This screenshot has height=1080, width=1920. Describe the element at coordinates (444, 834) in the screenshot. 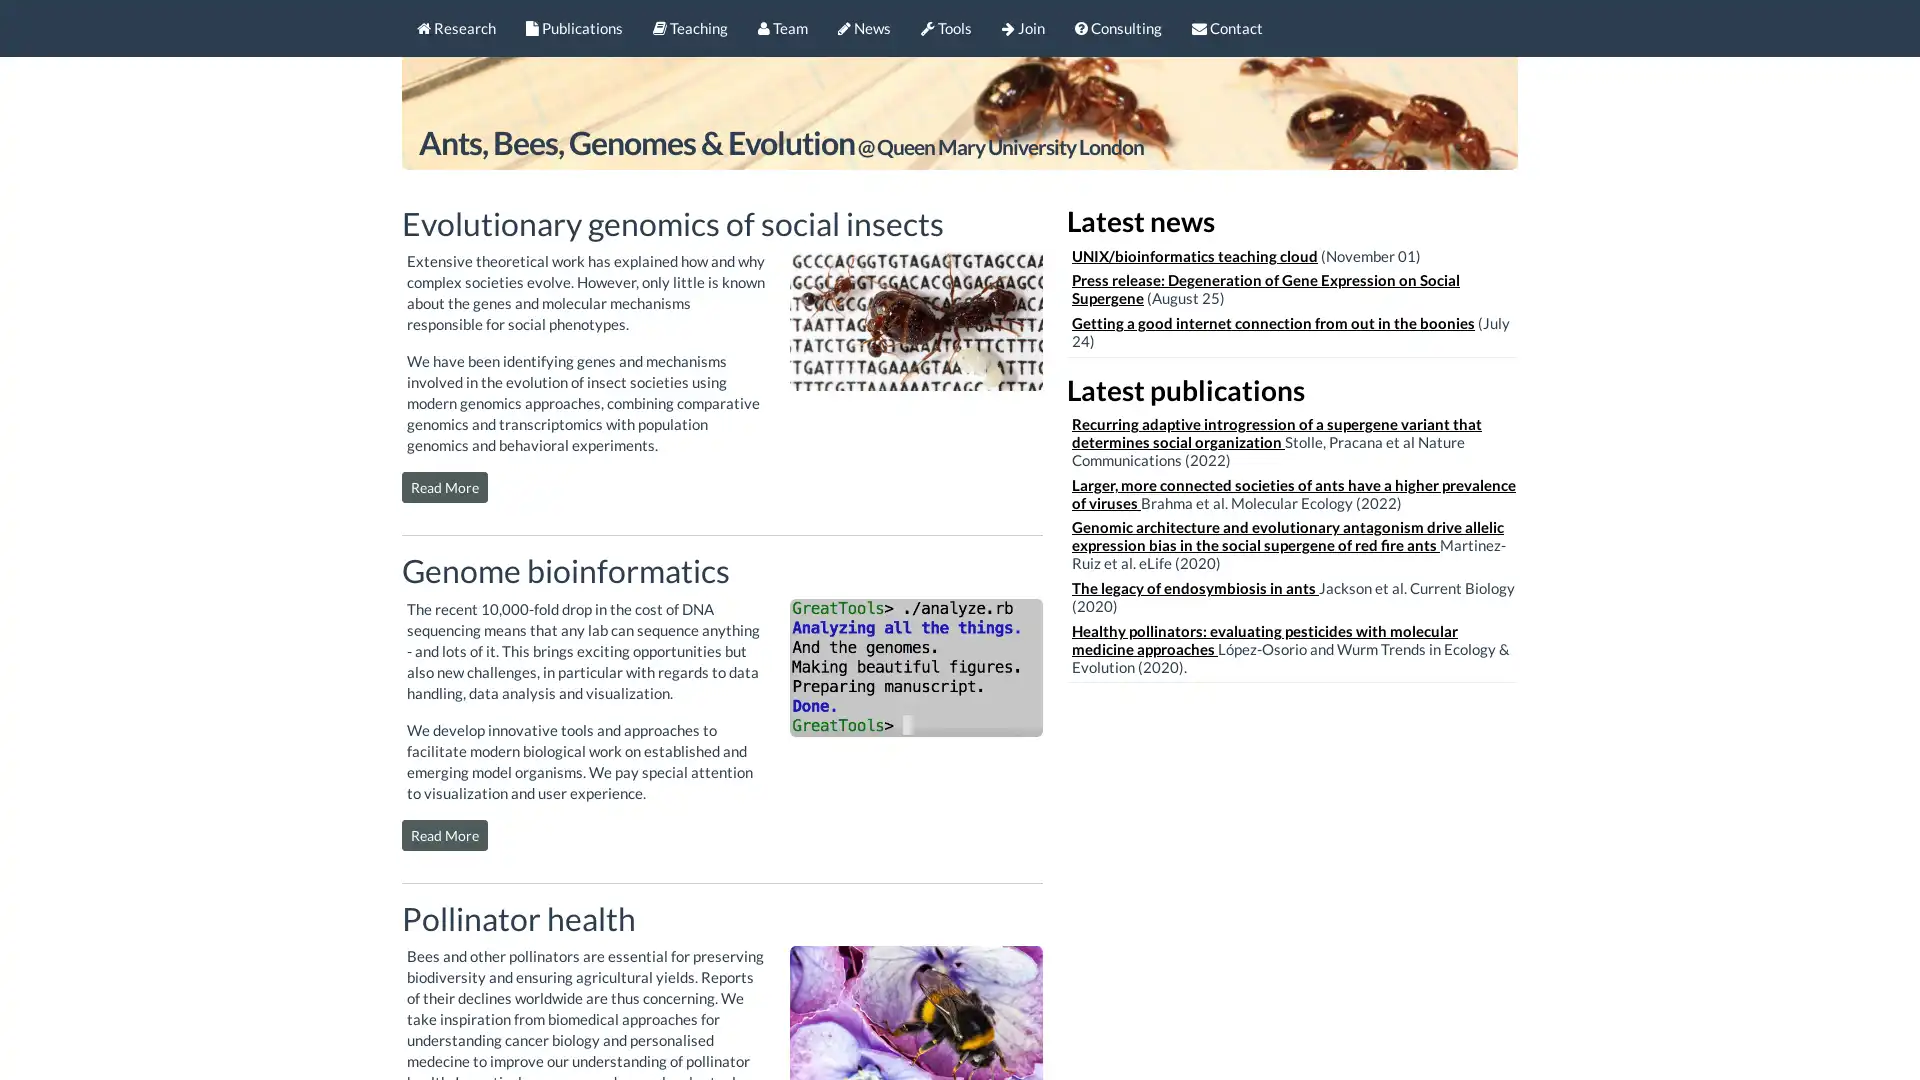

I see `Read More` at that location.